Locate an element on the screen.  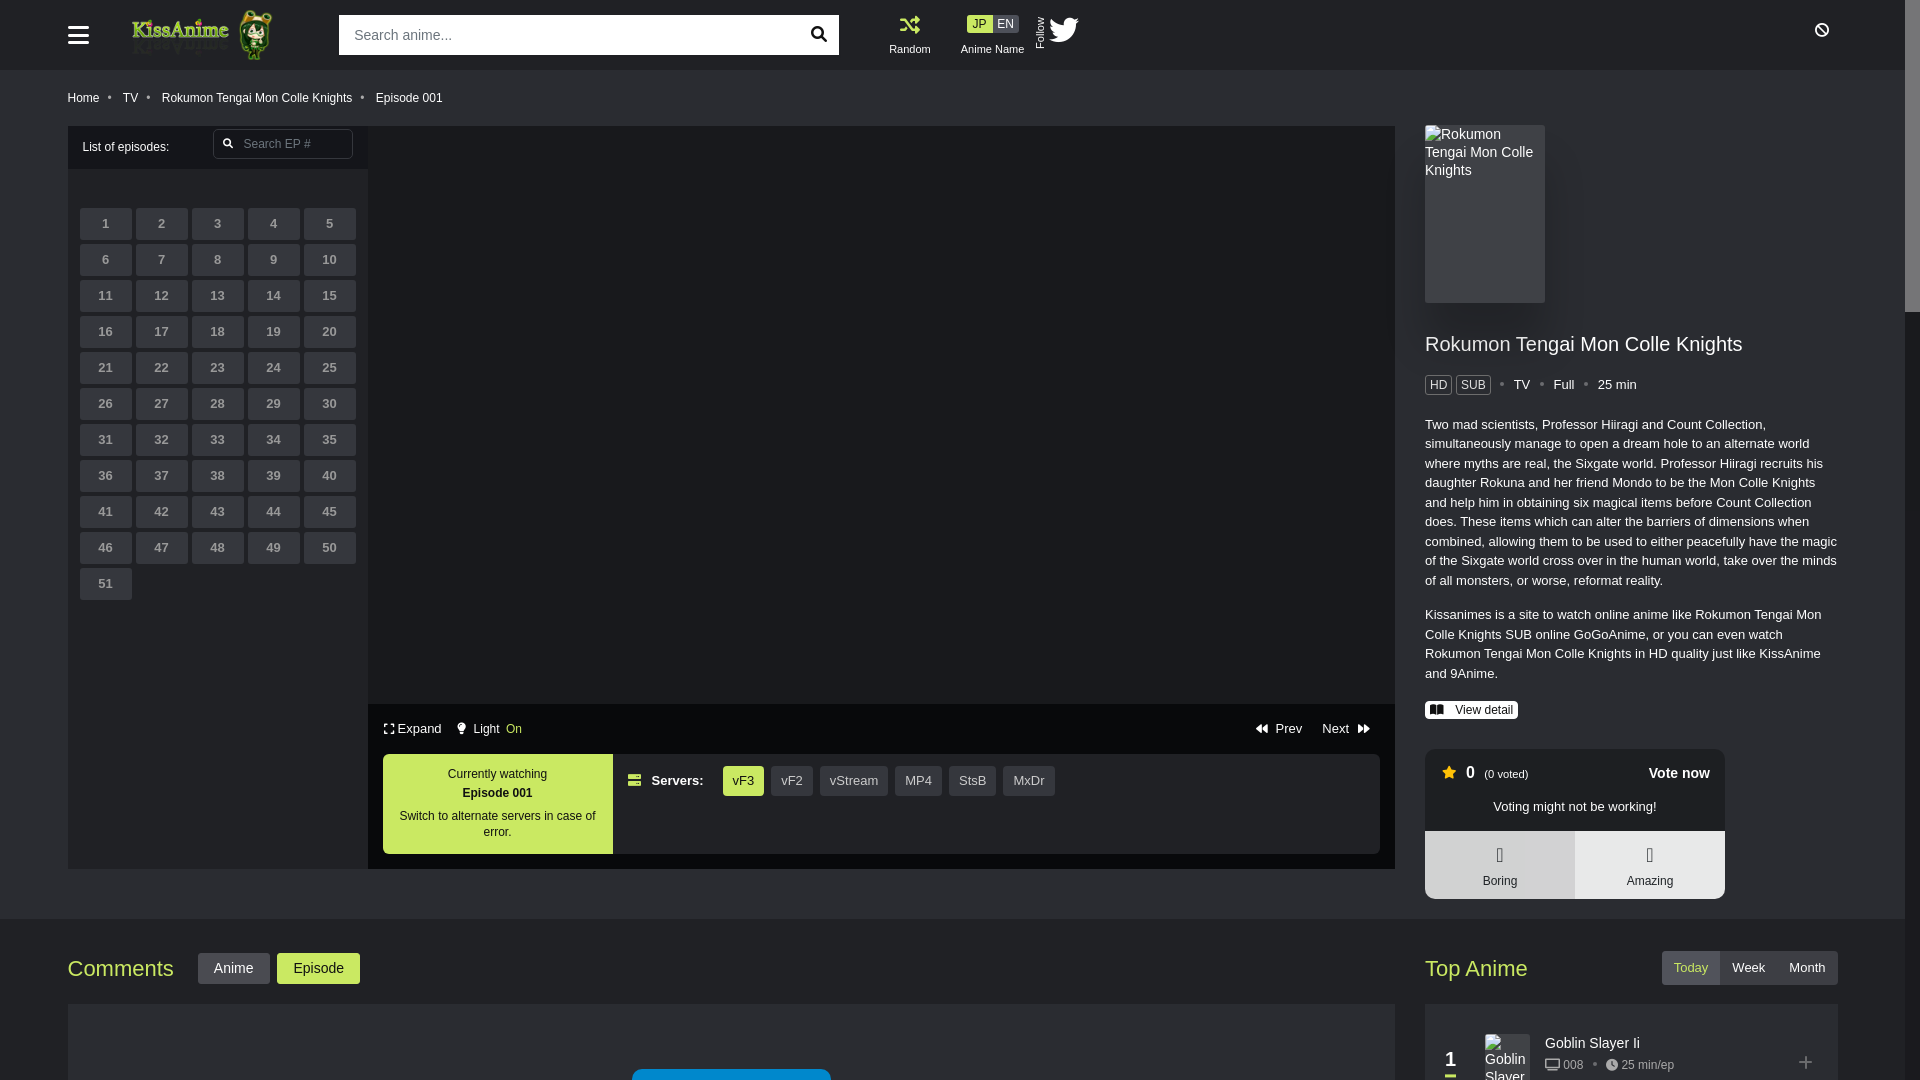
'Rokumon Tengai Mon Colle Knights' is located at coordinates (256, 97).